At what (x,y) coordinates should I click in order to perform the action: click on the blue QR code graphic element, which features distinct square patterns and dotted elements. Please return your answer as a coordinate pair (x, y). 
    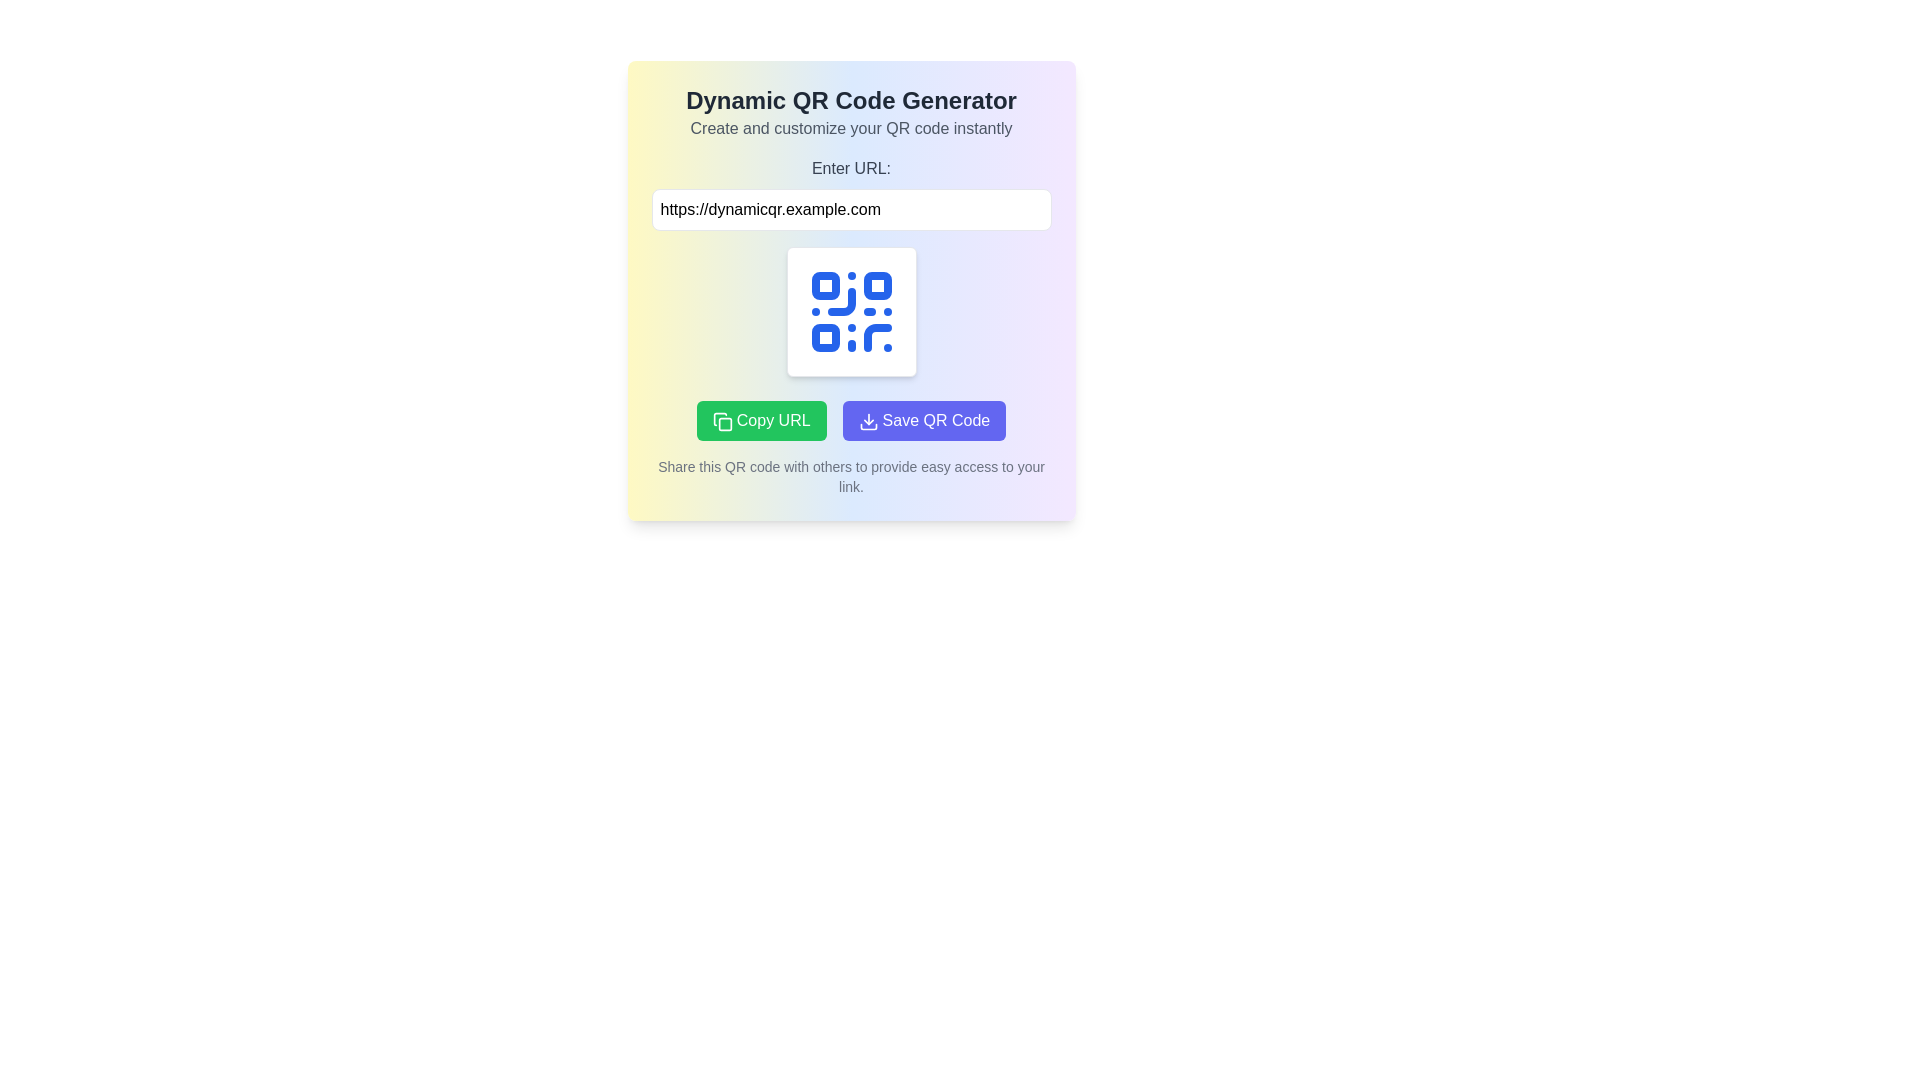
    Looking at the image, I should click on (851, 312).